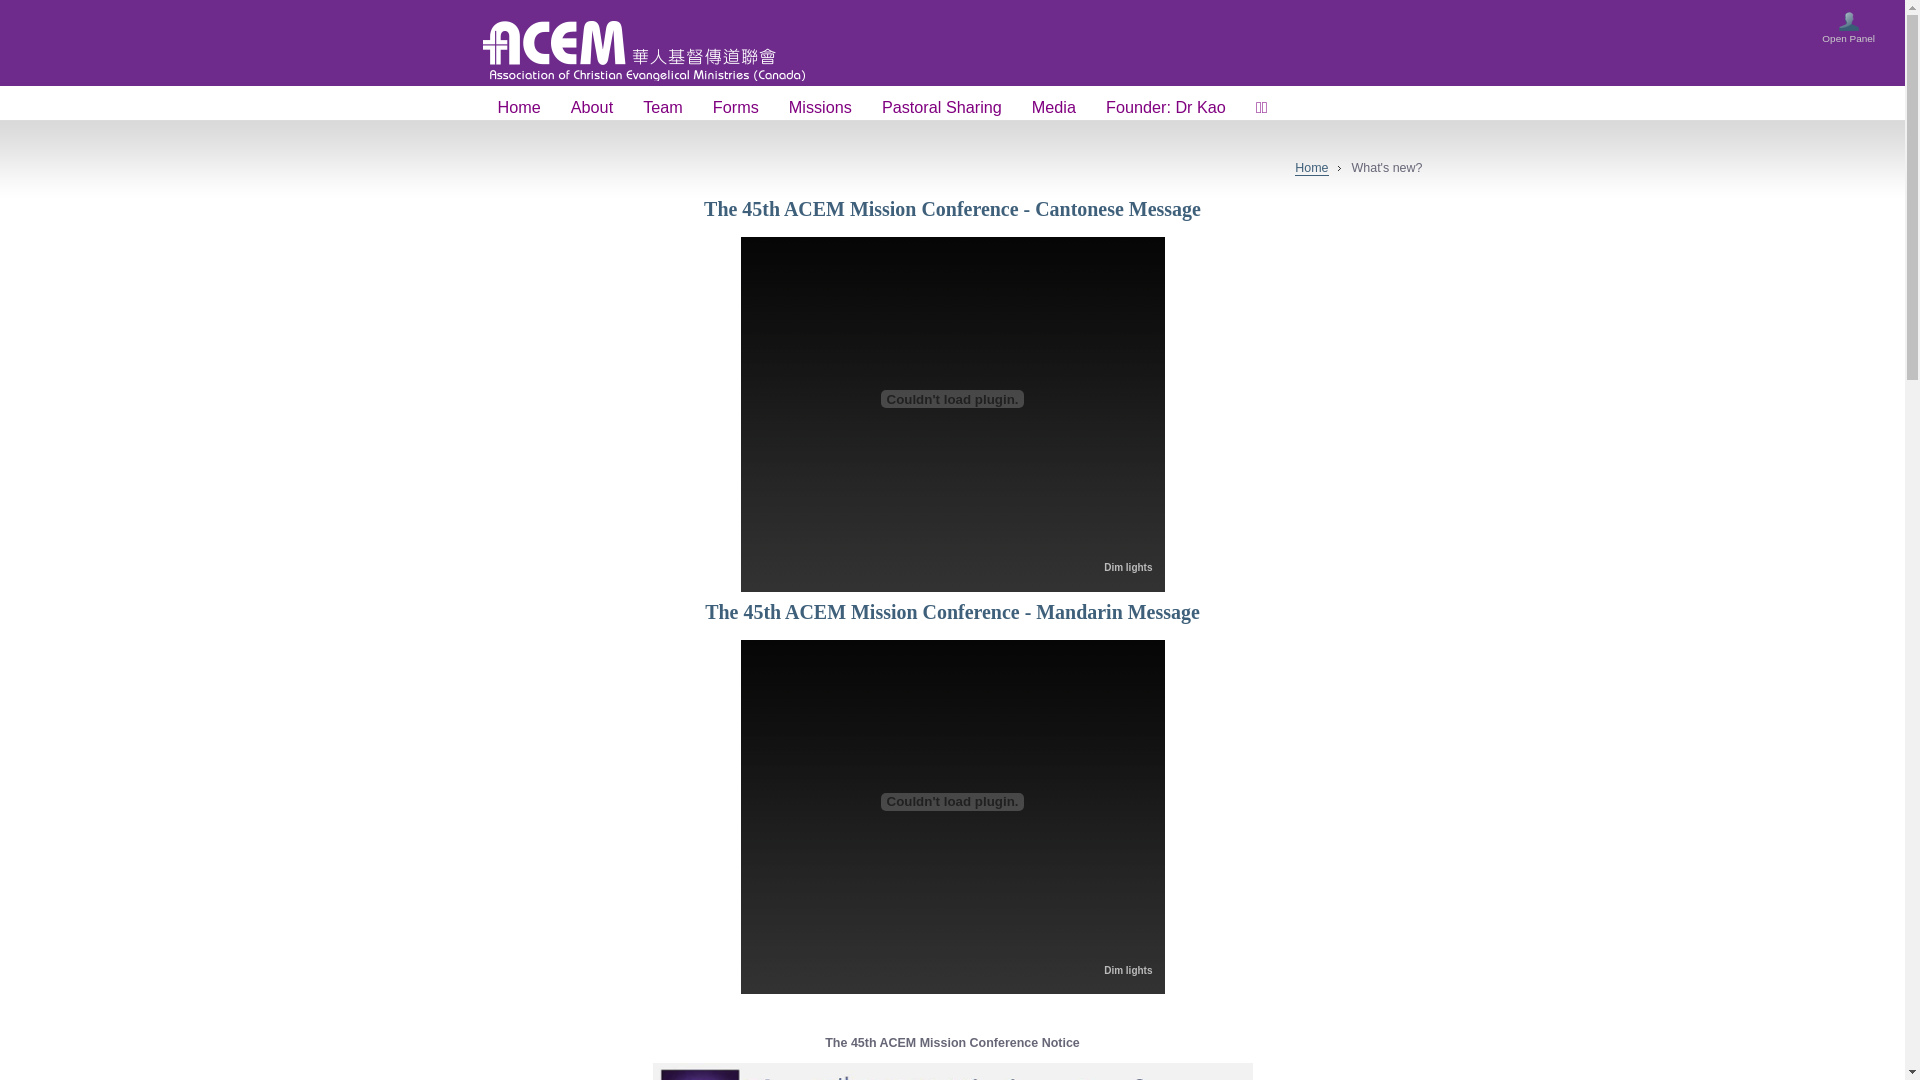 This screenshot has width=1920, height=1080. I want to click on 'About', so click(590, 108).